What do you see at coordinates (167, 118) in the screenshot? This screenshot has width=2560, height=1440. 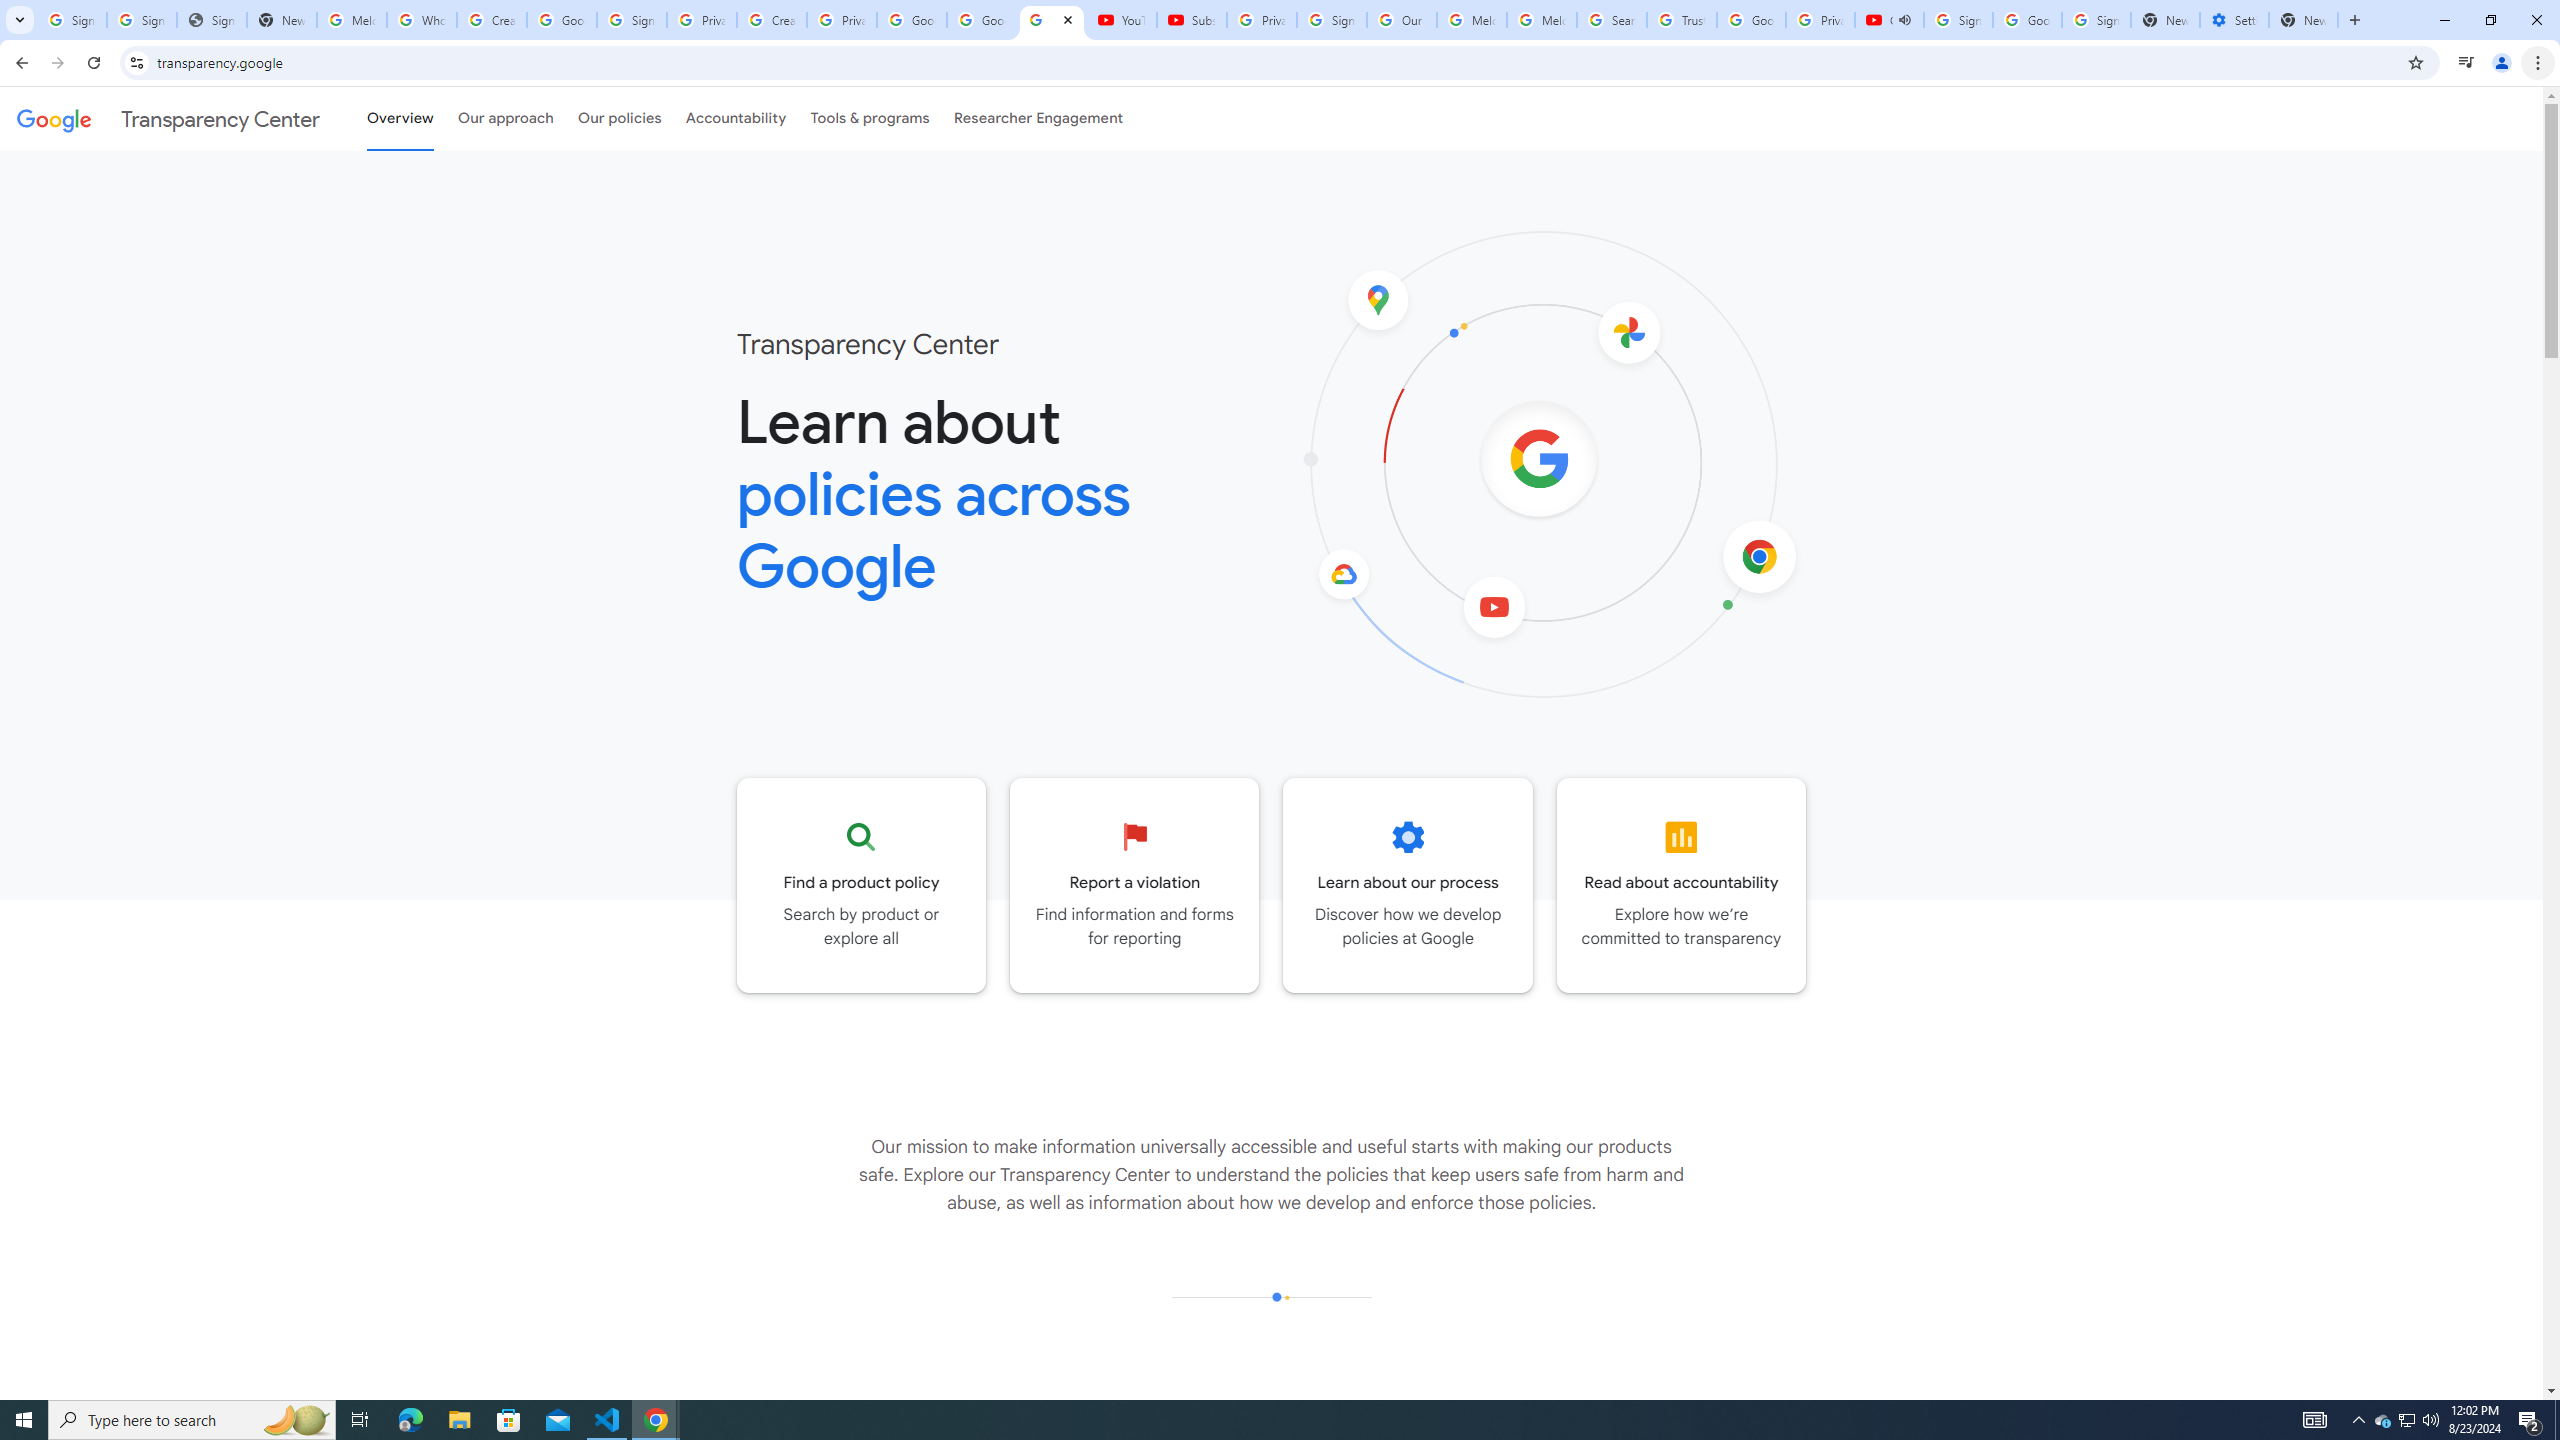 I see `'Transparency Center'` at bounding box center [167, 118].